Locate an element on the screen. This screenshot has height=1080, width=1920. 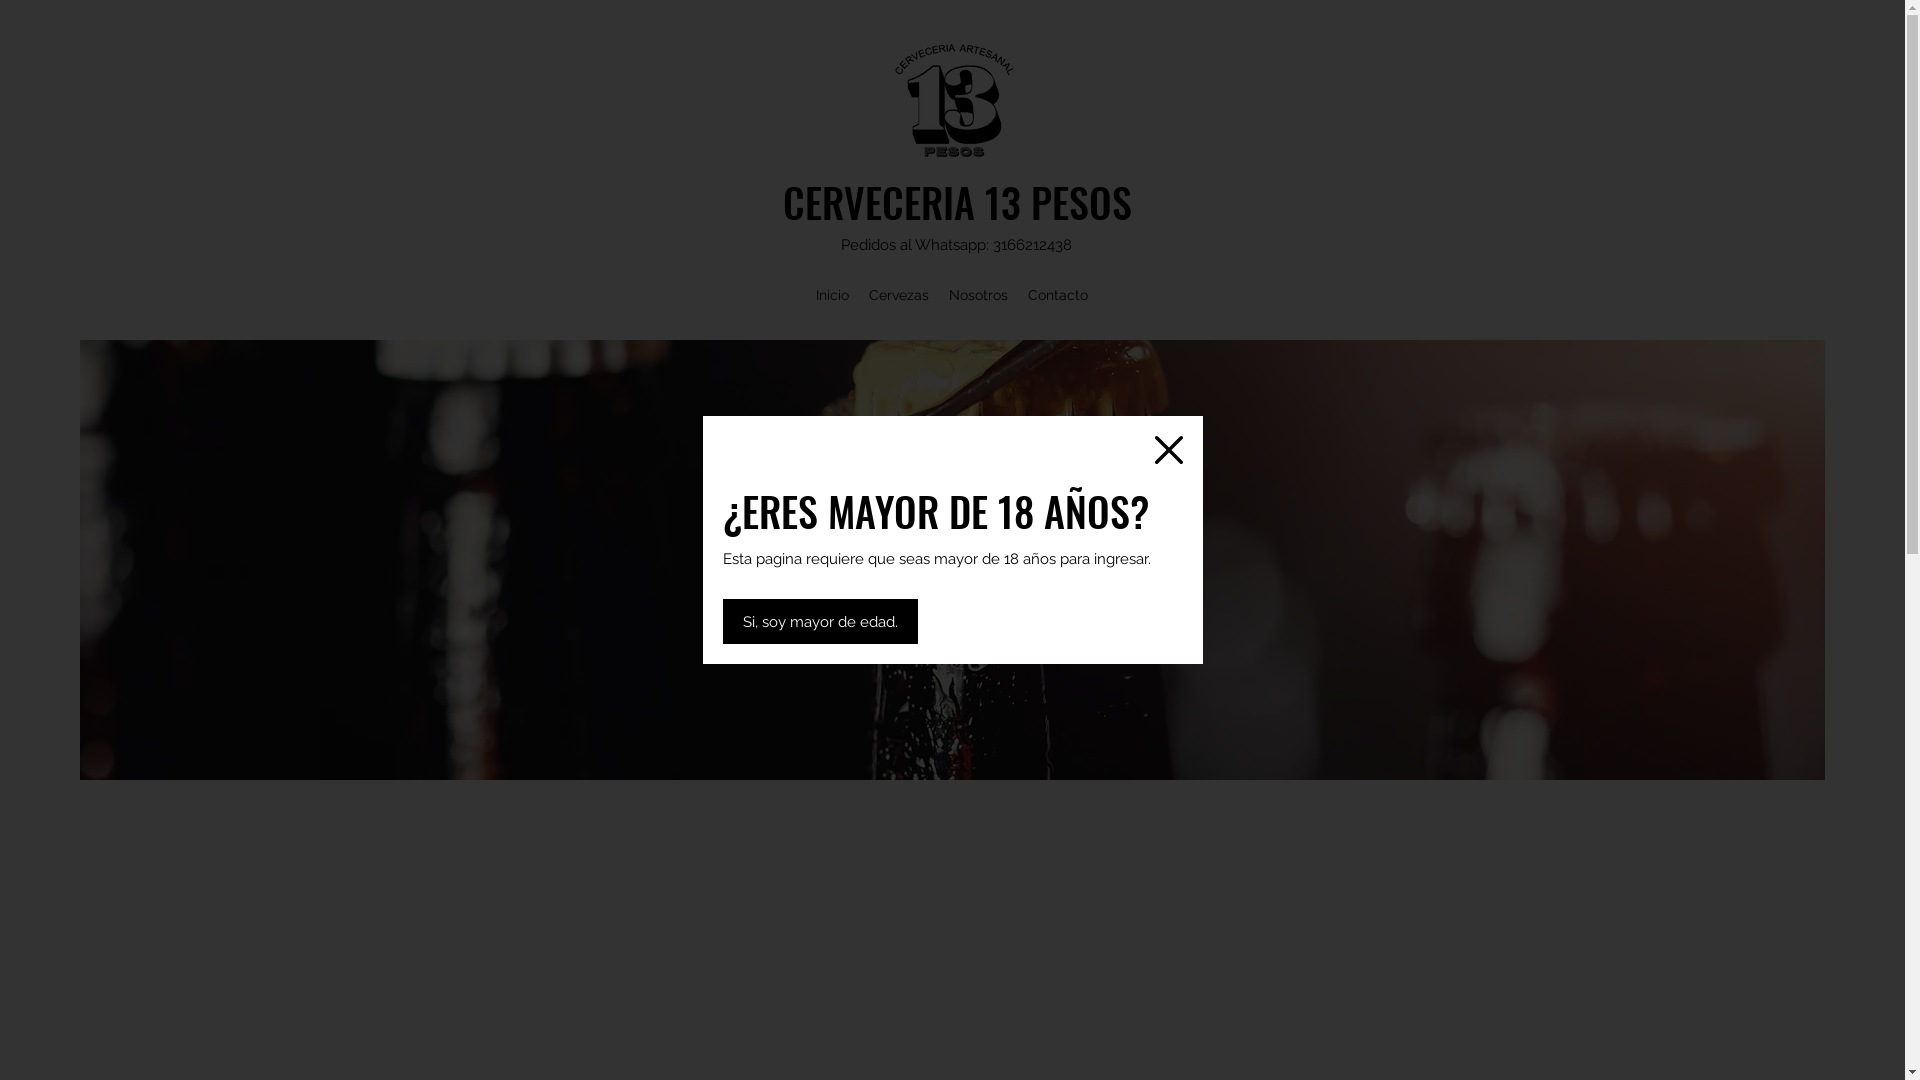
'Cervezas' is located at coordinates (897, 294).